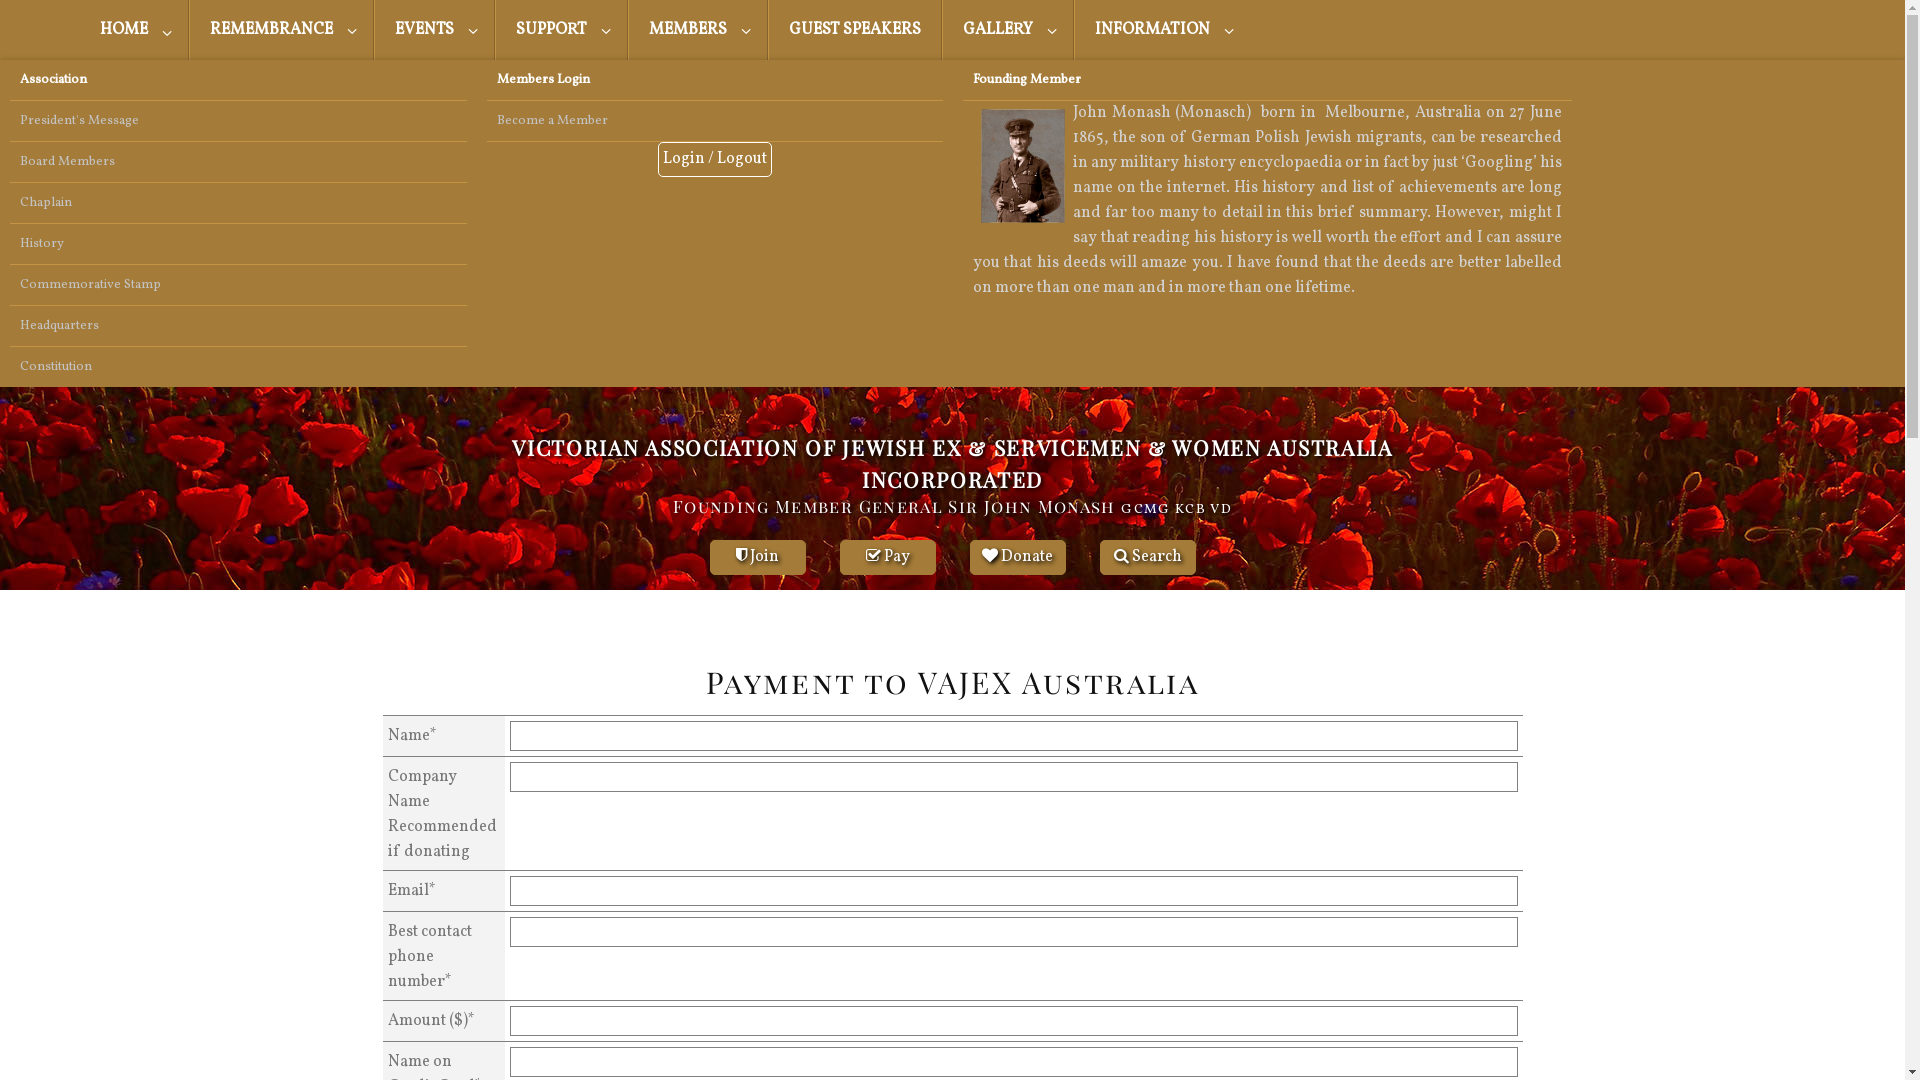 Image resolution: width=1920 pixels, height=1080 pixels. Describe the element at coordinates (1161, 30) in the screenshot. I see `'INFORMATION'` at that location.